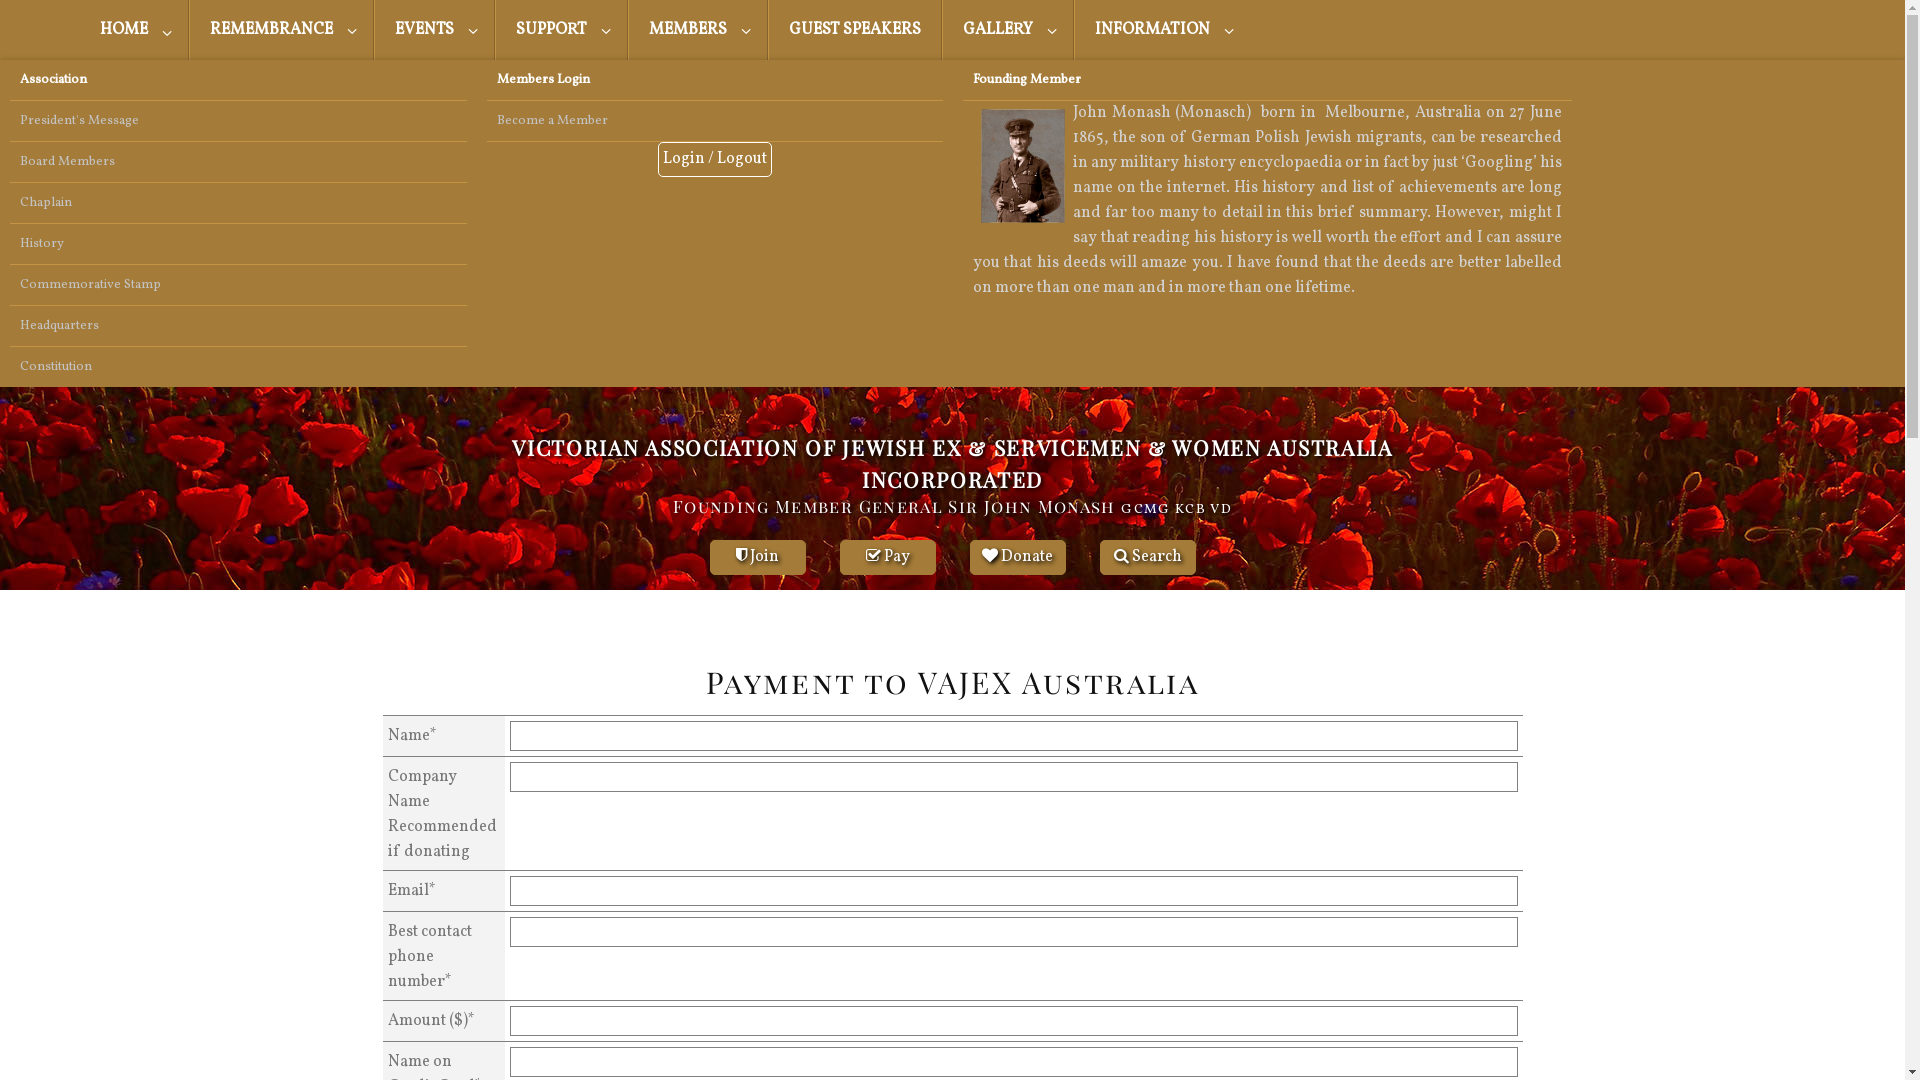 Image resolution: width=1920 pixels, height=1080 pixels. Describe the element at coordinates (1161, 30) in the screenshot. I see `'INFORMATION'` at that location.